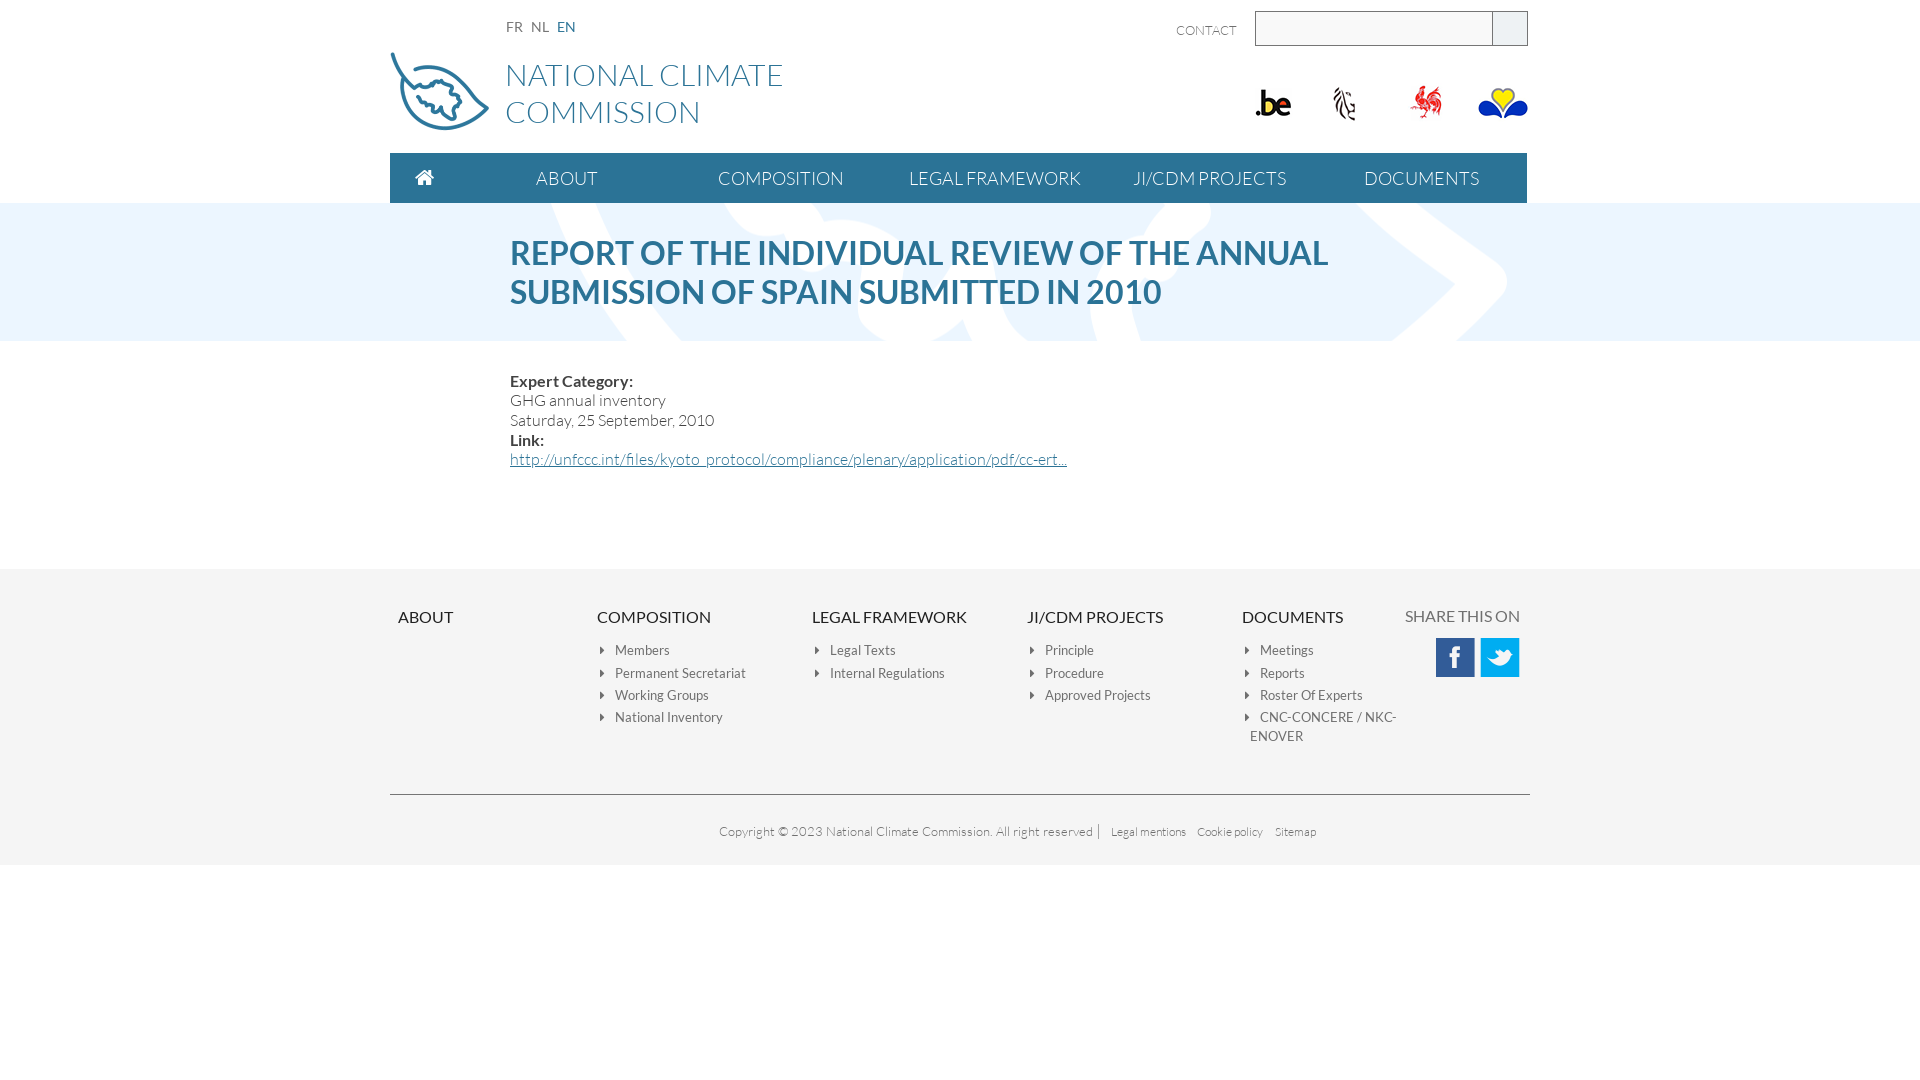  What do you see at coordinates (0, 0) in the screenshot?
I see `'Skip to main content'` at bounding box center [0, 0].